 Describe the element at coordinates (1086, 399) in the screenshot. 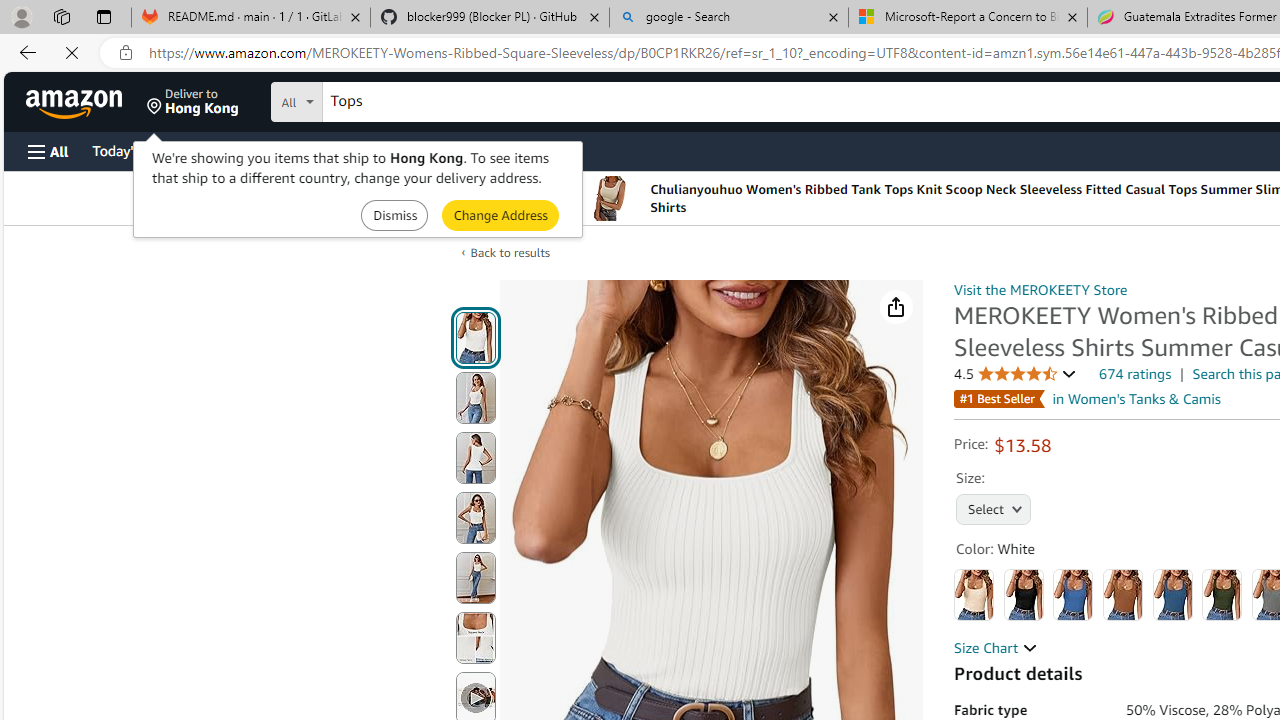

I see `'#1 Best Seller in Women'` at that location.